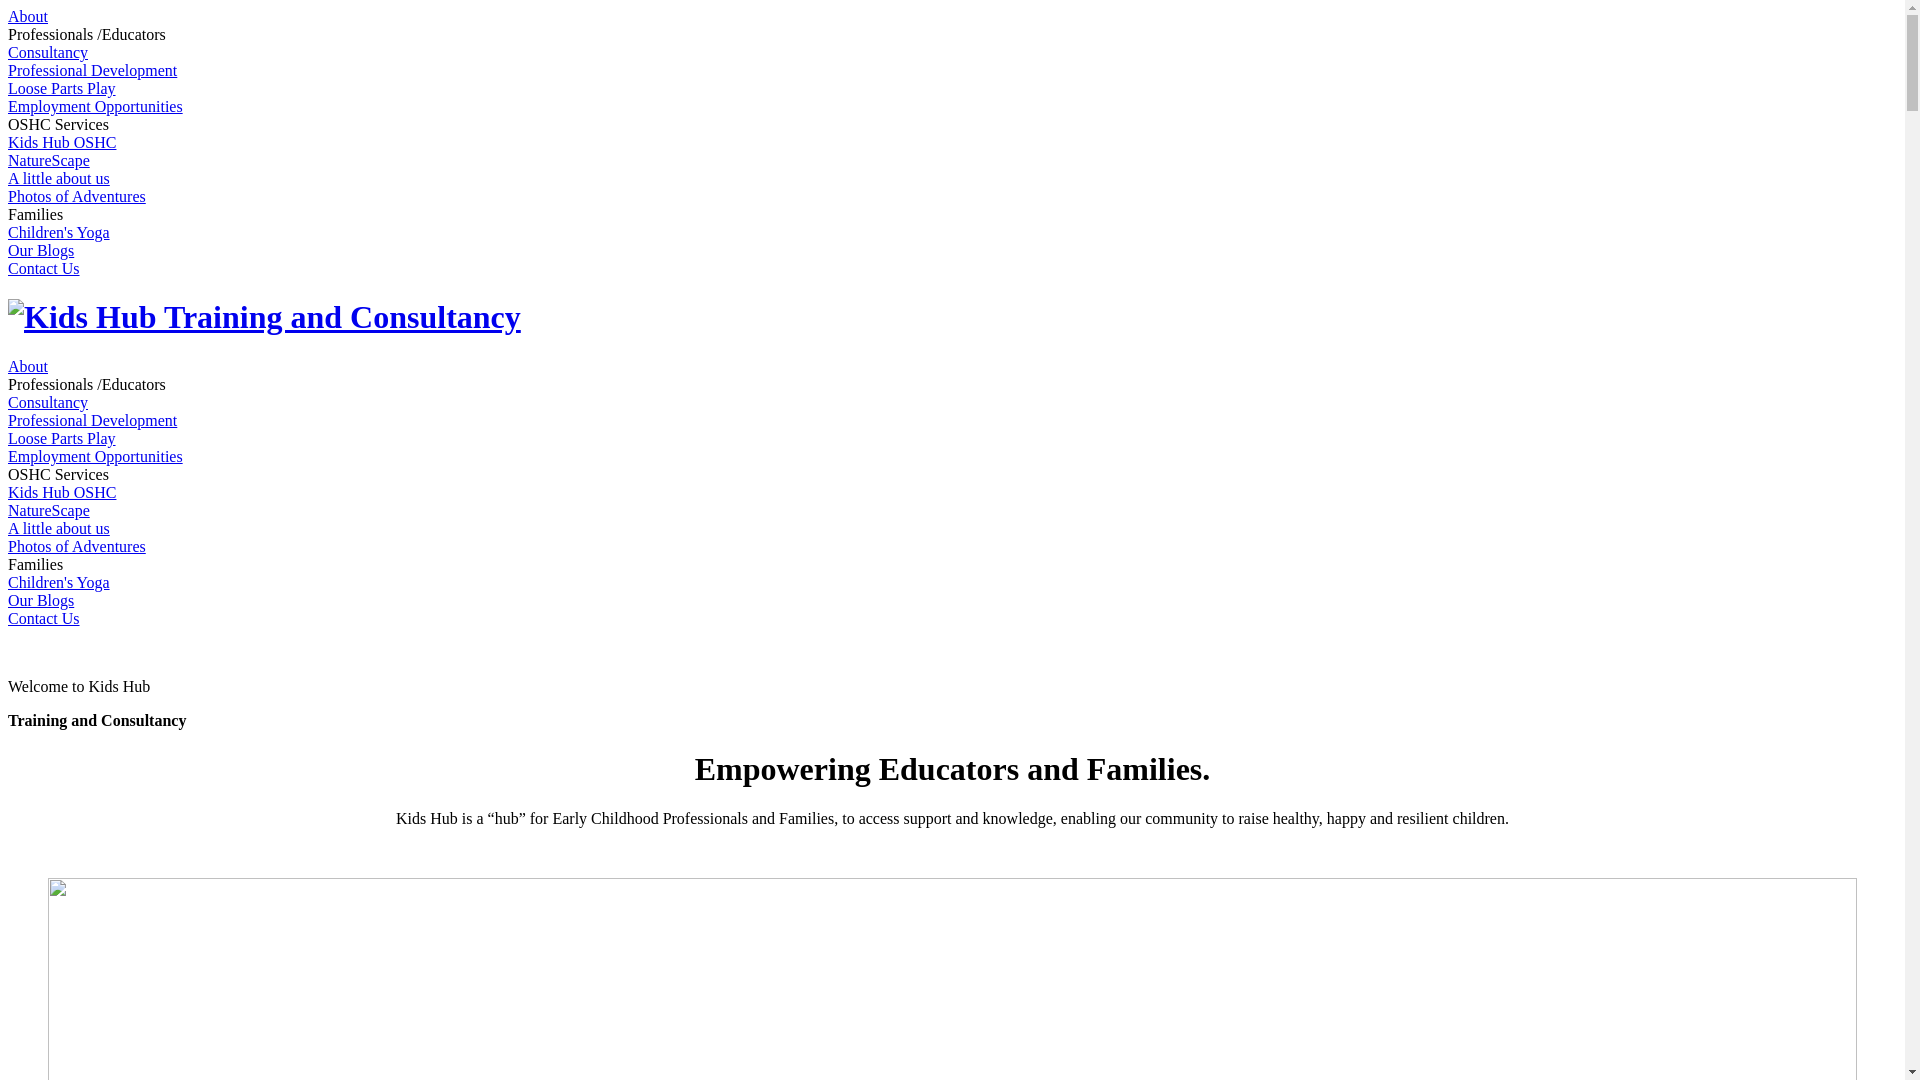  What do you see at coordinates (8, 159) in the screenshot?
I see `'NatureScape'` at bounding box center [8, 159].